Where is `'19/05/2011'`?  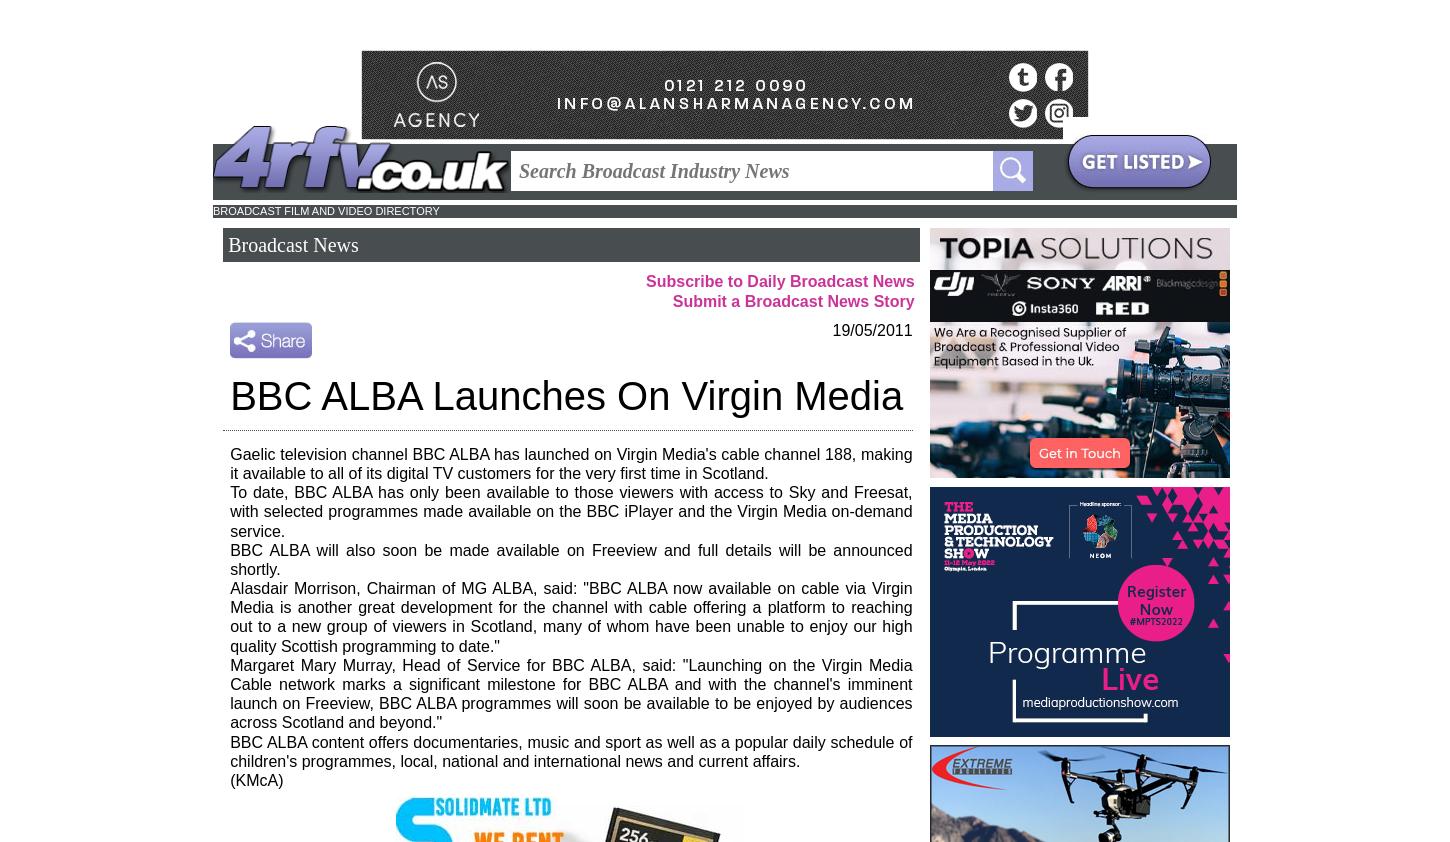
'19/05/2011' is located at coordinates (871, 329).